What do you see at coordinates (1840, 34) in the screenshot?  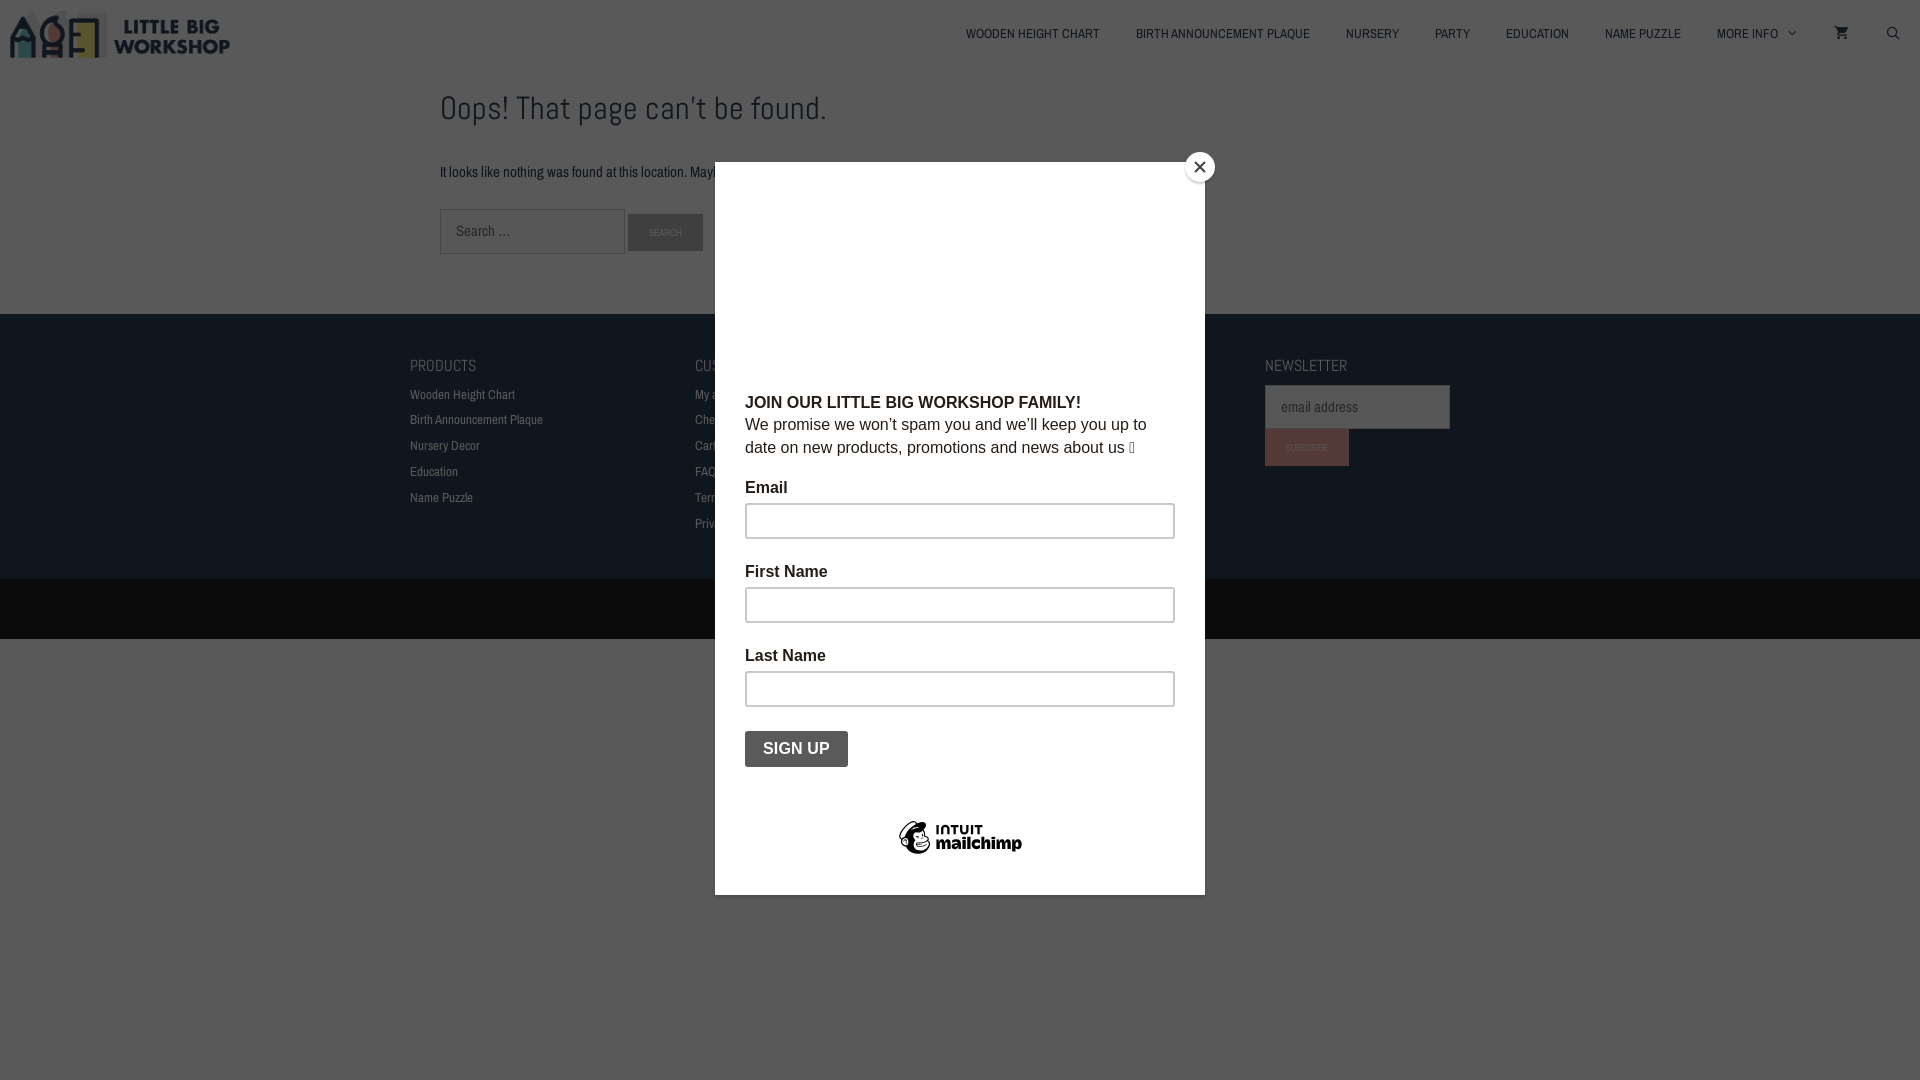 I see `'View your shopping cart'` at bounding box center [1840, 34].